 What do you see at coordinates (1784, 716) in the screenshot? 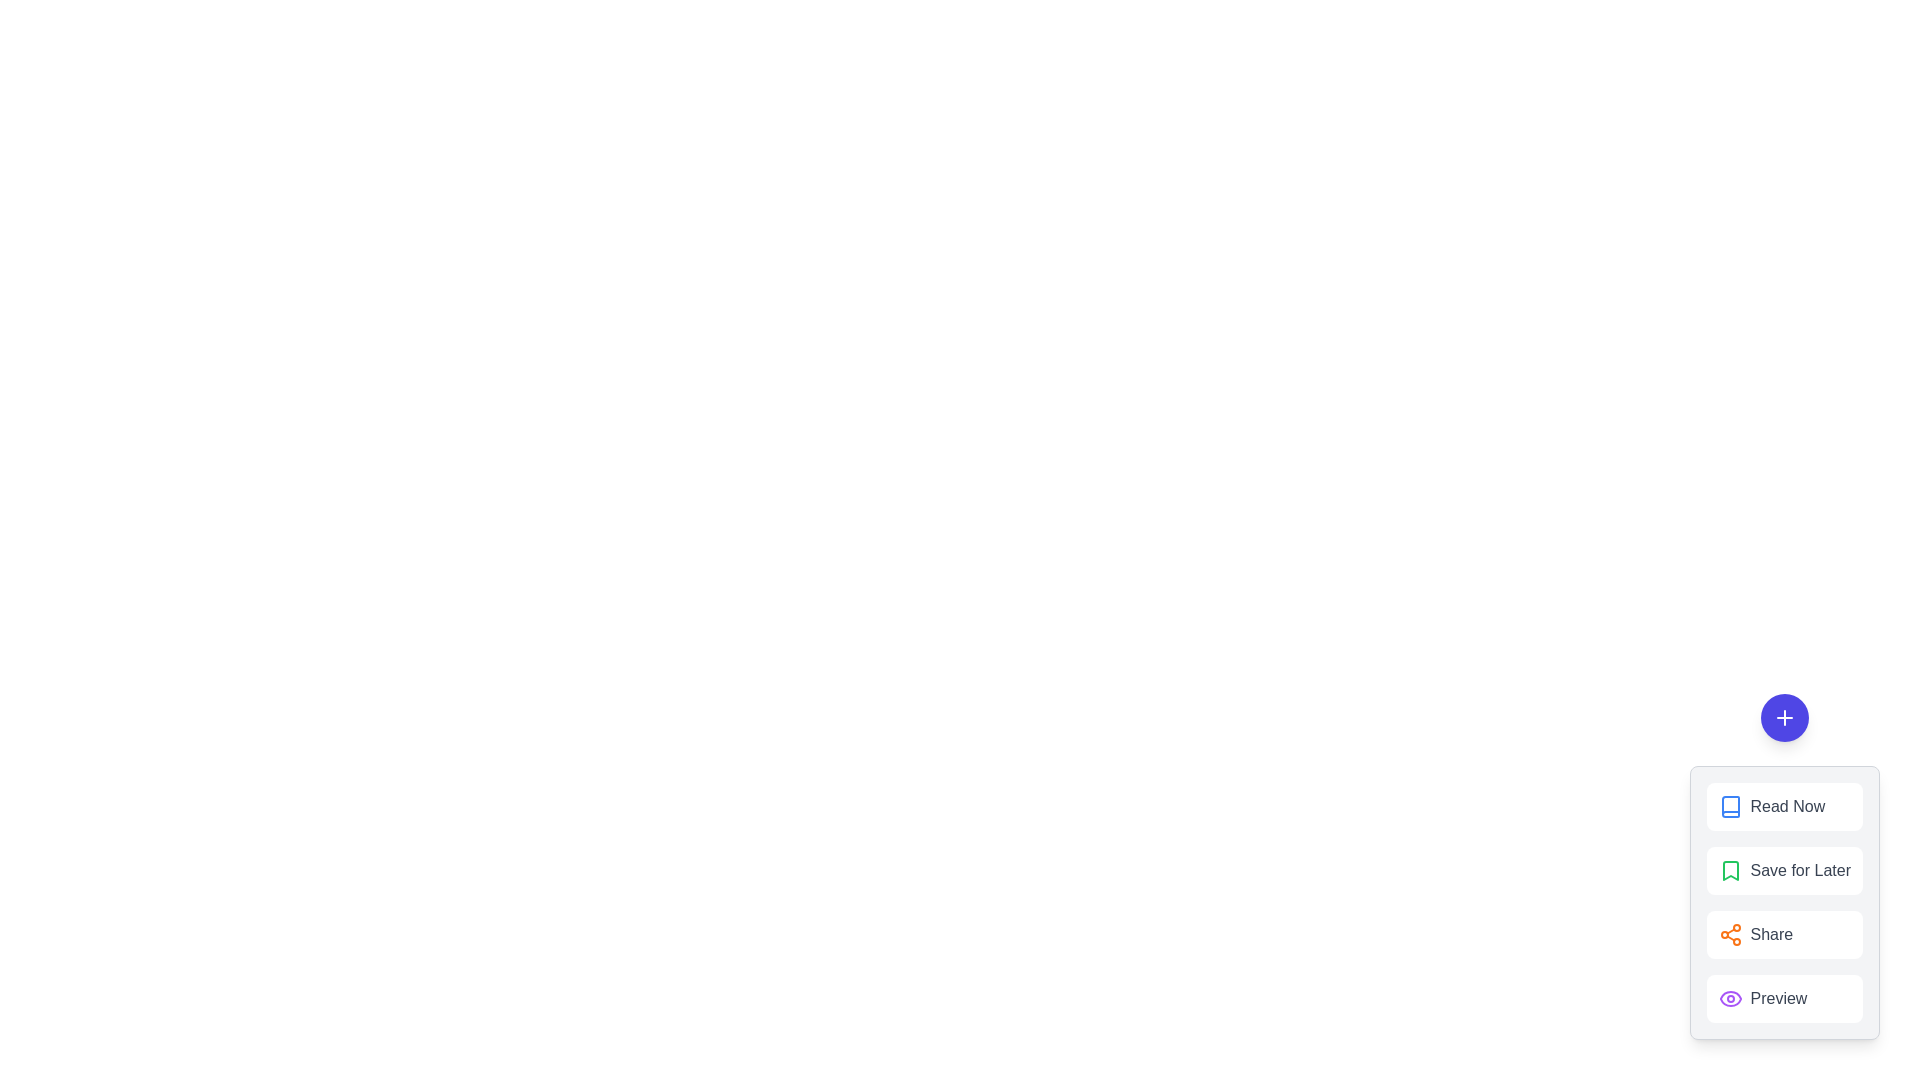
I see `the toggle button to open or close the speed dial menu` at bounding box center [1784, 716].